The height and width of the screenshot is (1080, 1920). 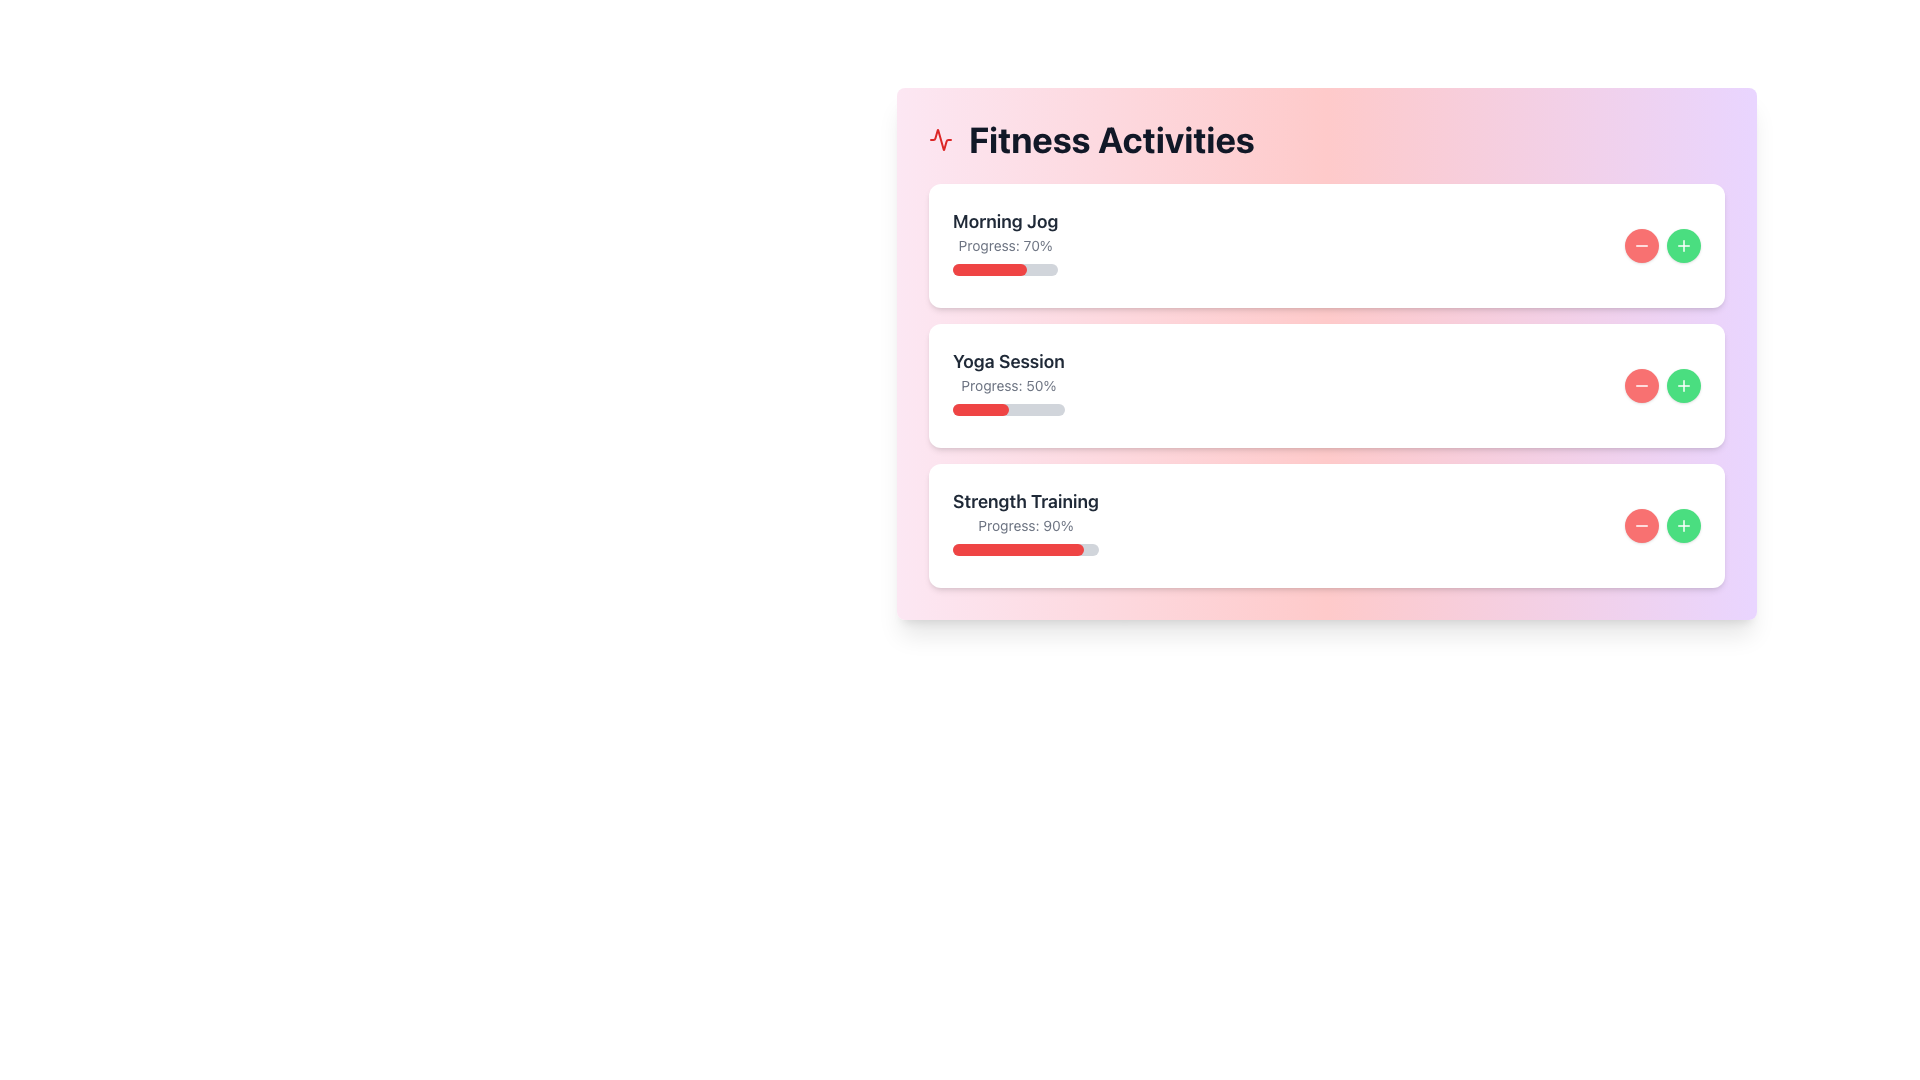 I want to click on the Progress Bar indicating 70% completion of the 'Morning Jog' activity, located beneath the title and progress percentage text, so click(x=1005, y=270).